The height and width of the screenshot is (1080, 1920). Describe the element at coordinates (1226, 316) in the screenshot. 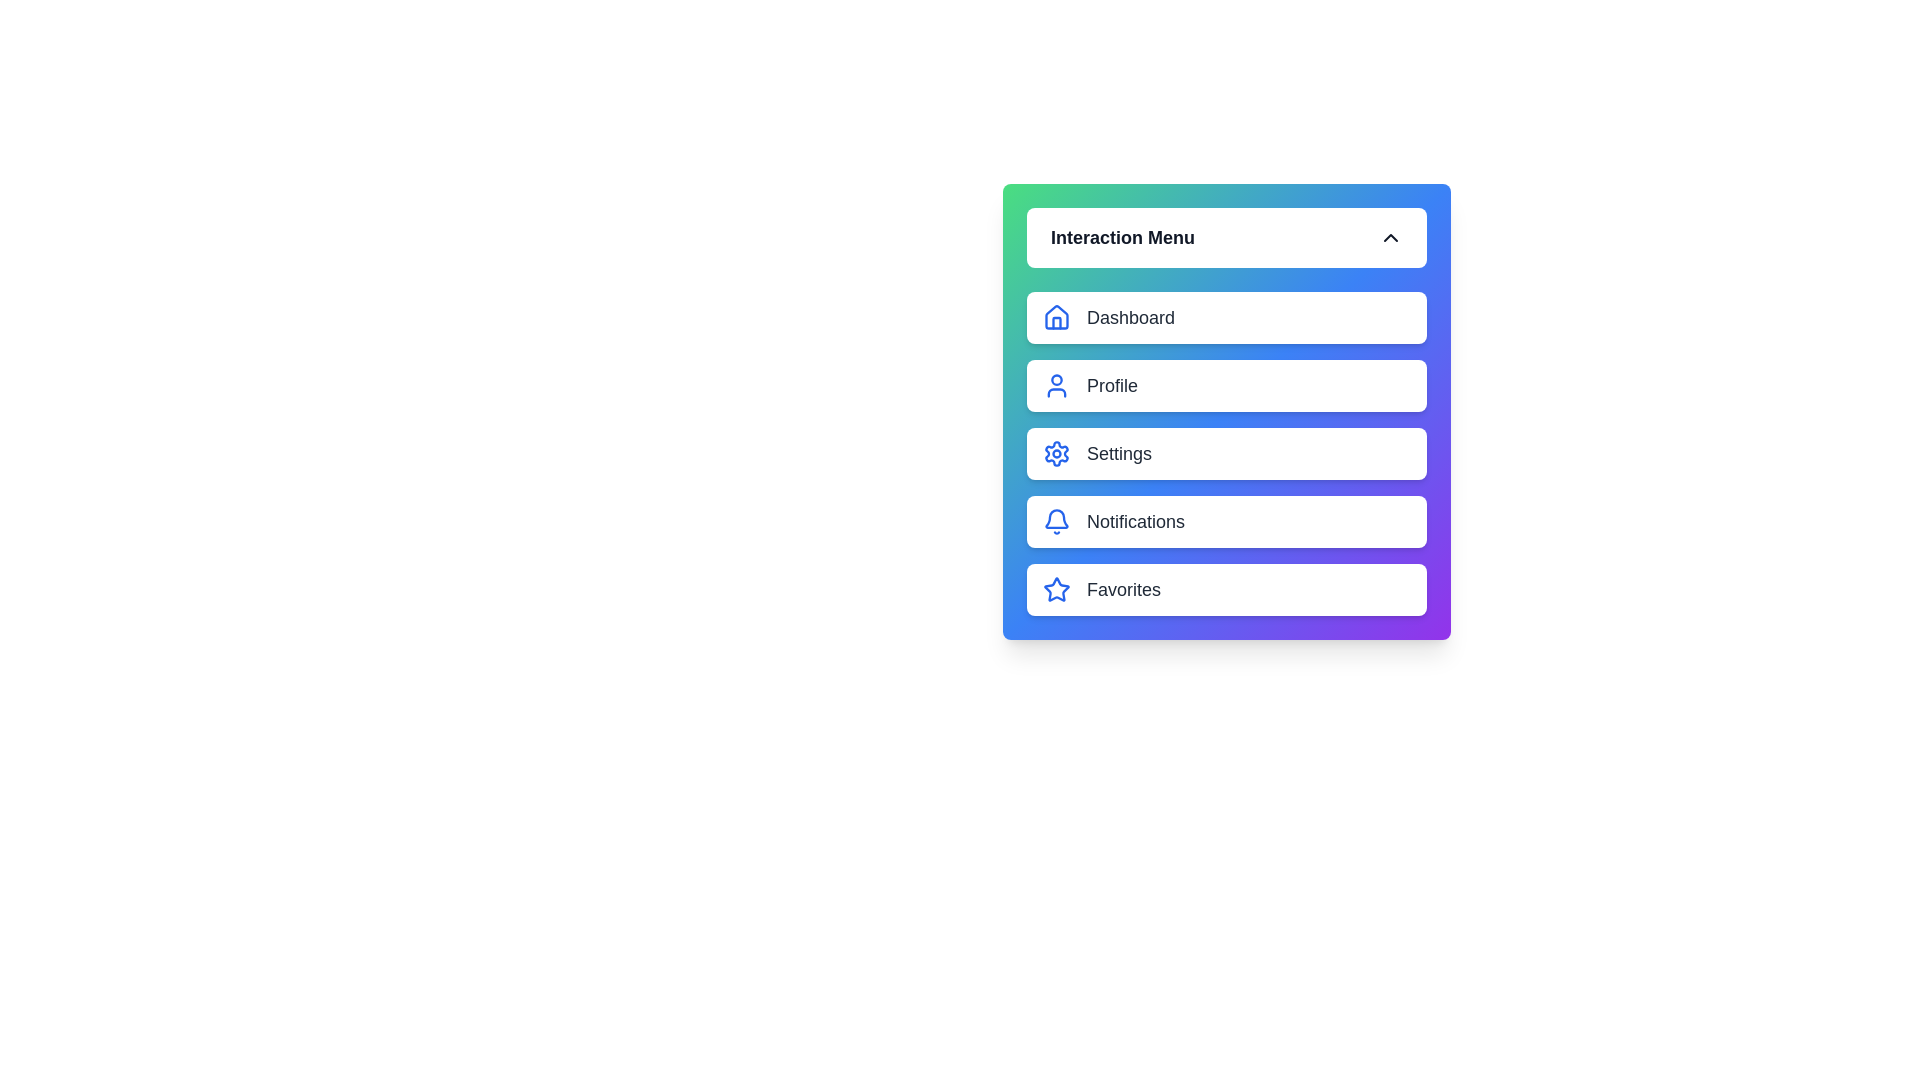

I see `the menu item Dashboard` at that location.